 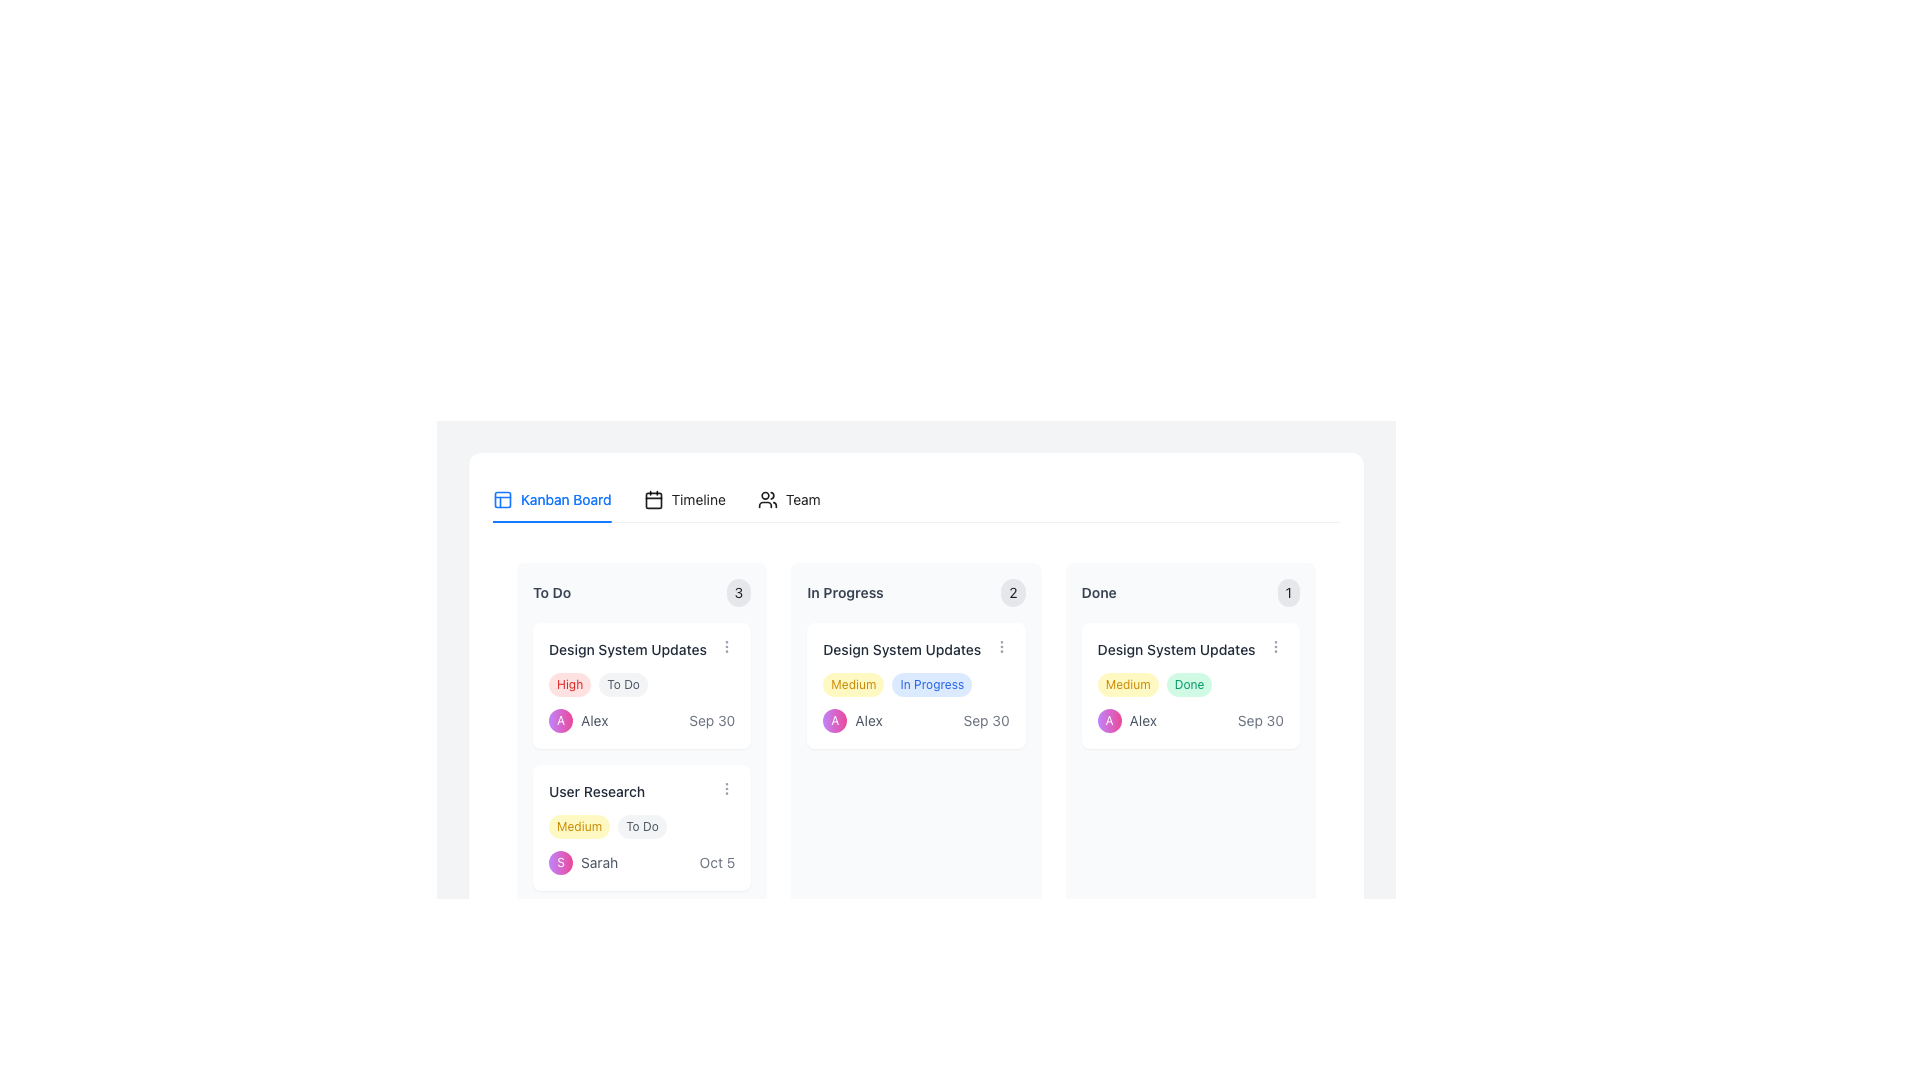 I want to click on the Task card titled 'Design System Updates' located in the 'In Progress' column of the Kanban board, so click(x=915, y=743).